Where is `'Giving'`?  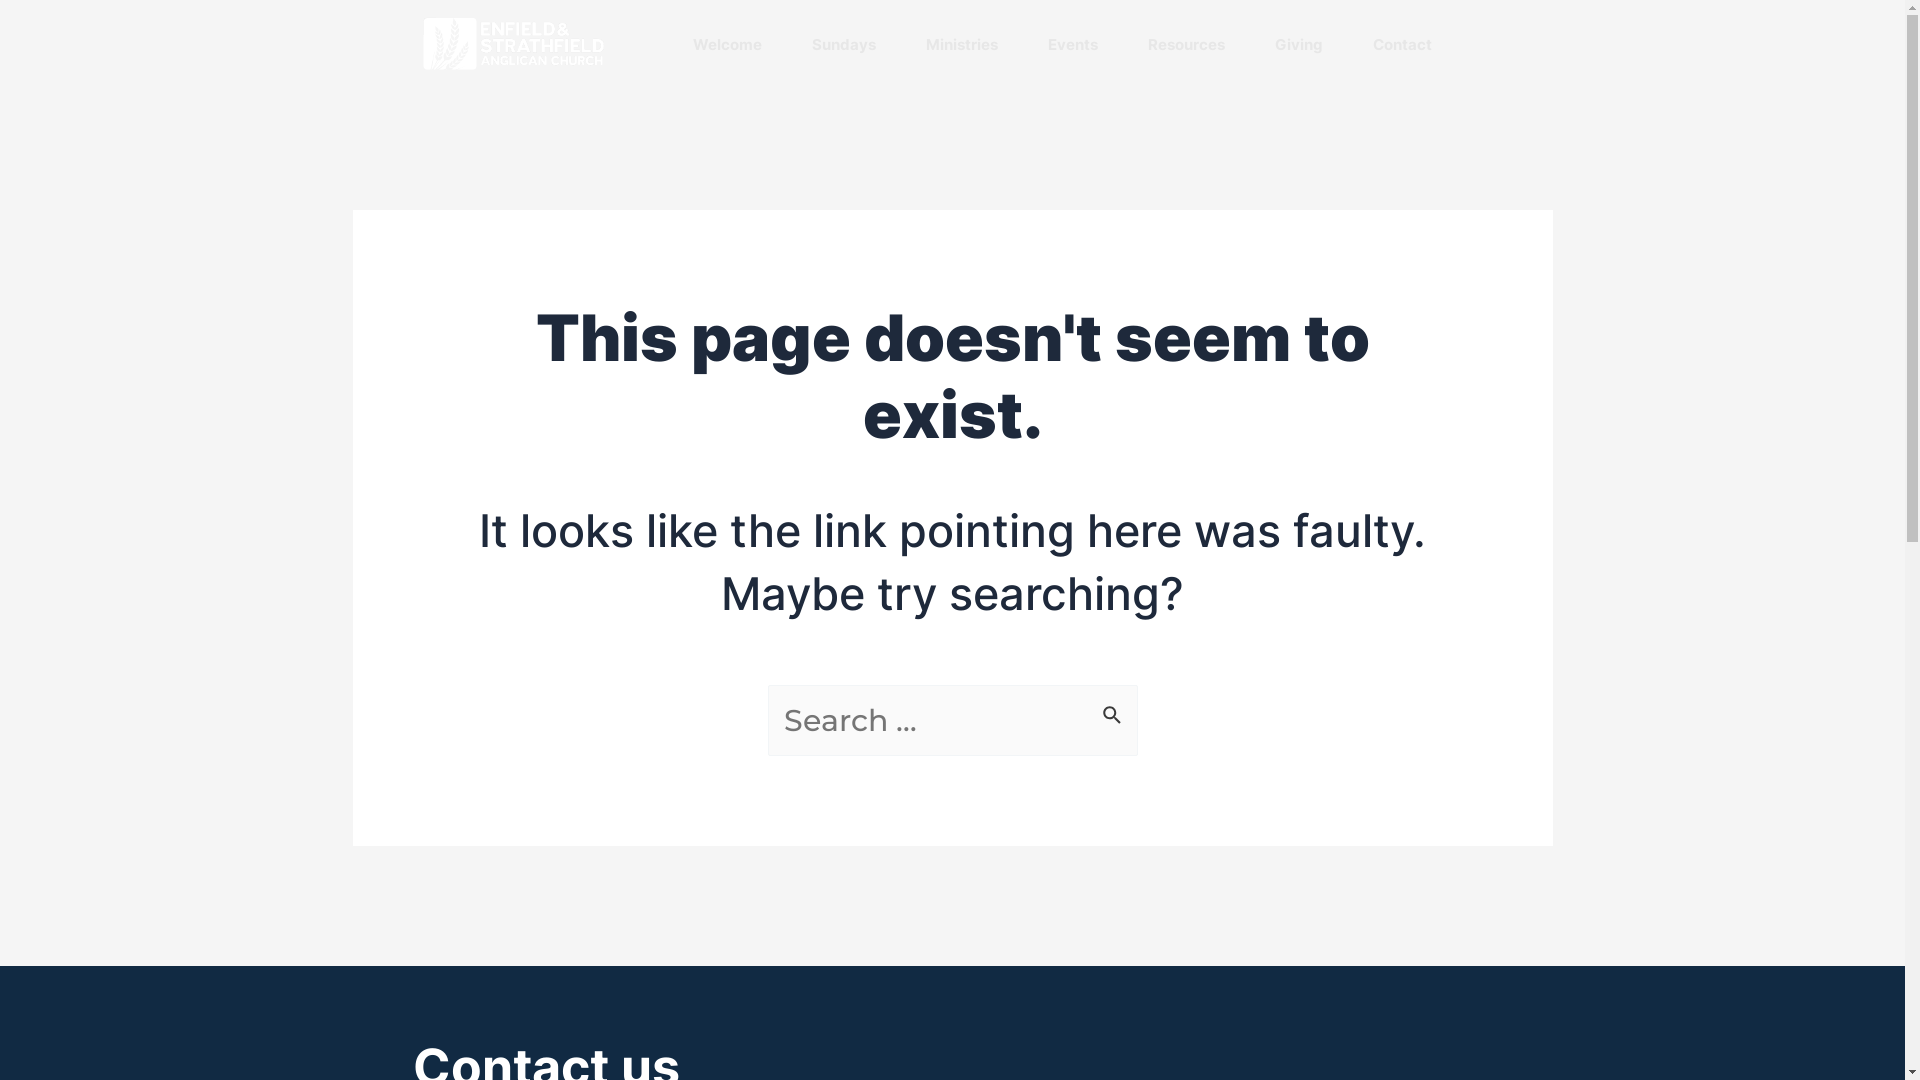 'Giving' is located at coordinates (1297, 44).